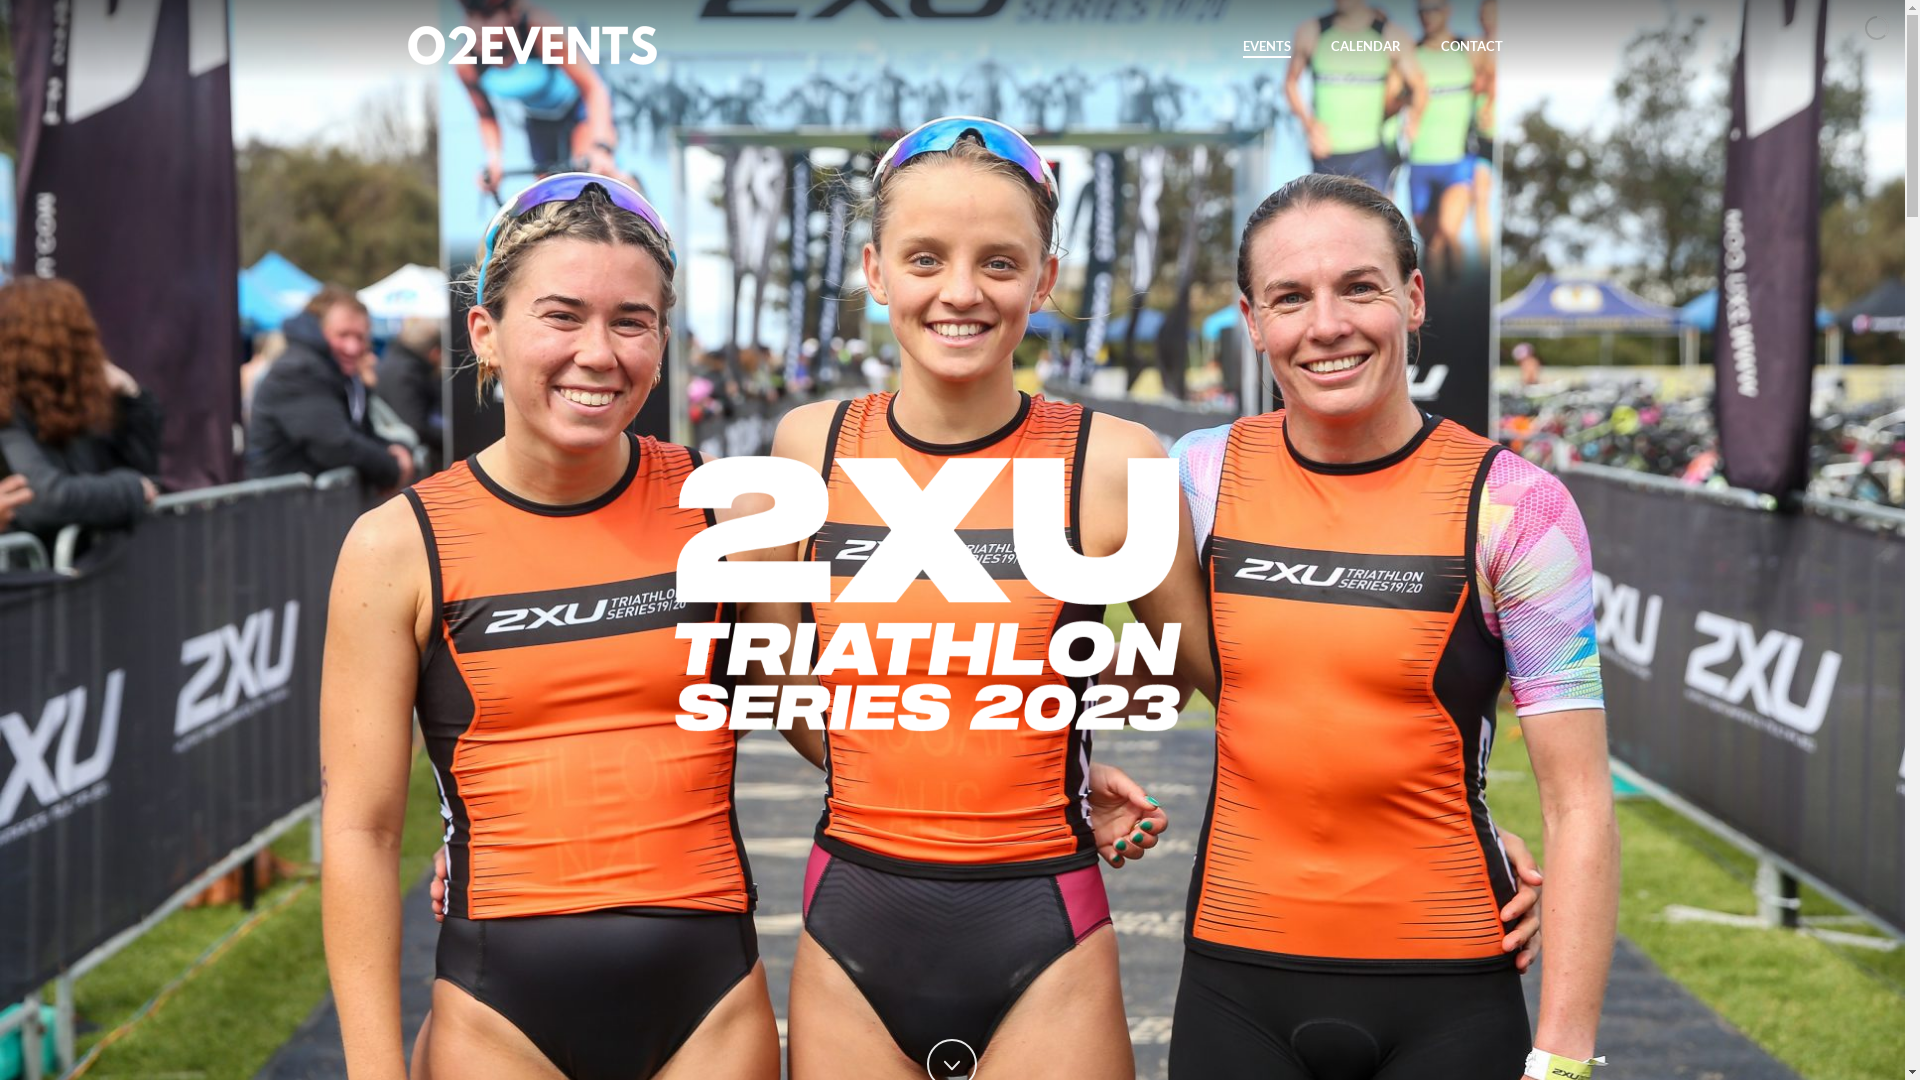 This screenshot has height=1080, width=1920. What do you see at coordinates (532, 45) in the screenshot?
I see `'O2 Events'` at bounding box center [532, 45].